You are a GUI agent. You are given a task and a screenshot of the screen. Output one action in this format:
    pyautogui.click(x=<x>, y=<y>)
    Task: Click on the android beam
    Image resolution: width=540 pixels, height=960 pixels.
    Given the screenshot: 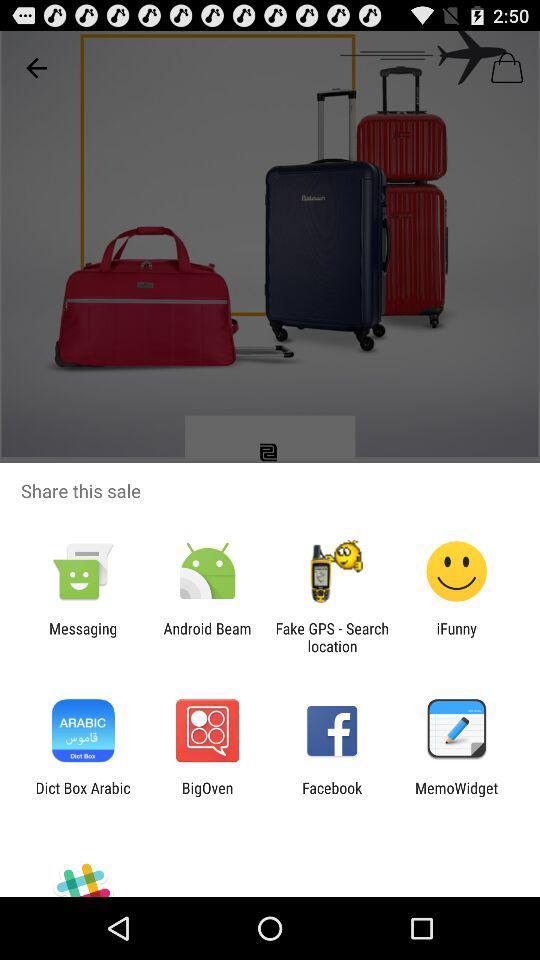 What is the action you would take?
    pyautogui.click(x=206, y=636)
    